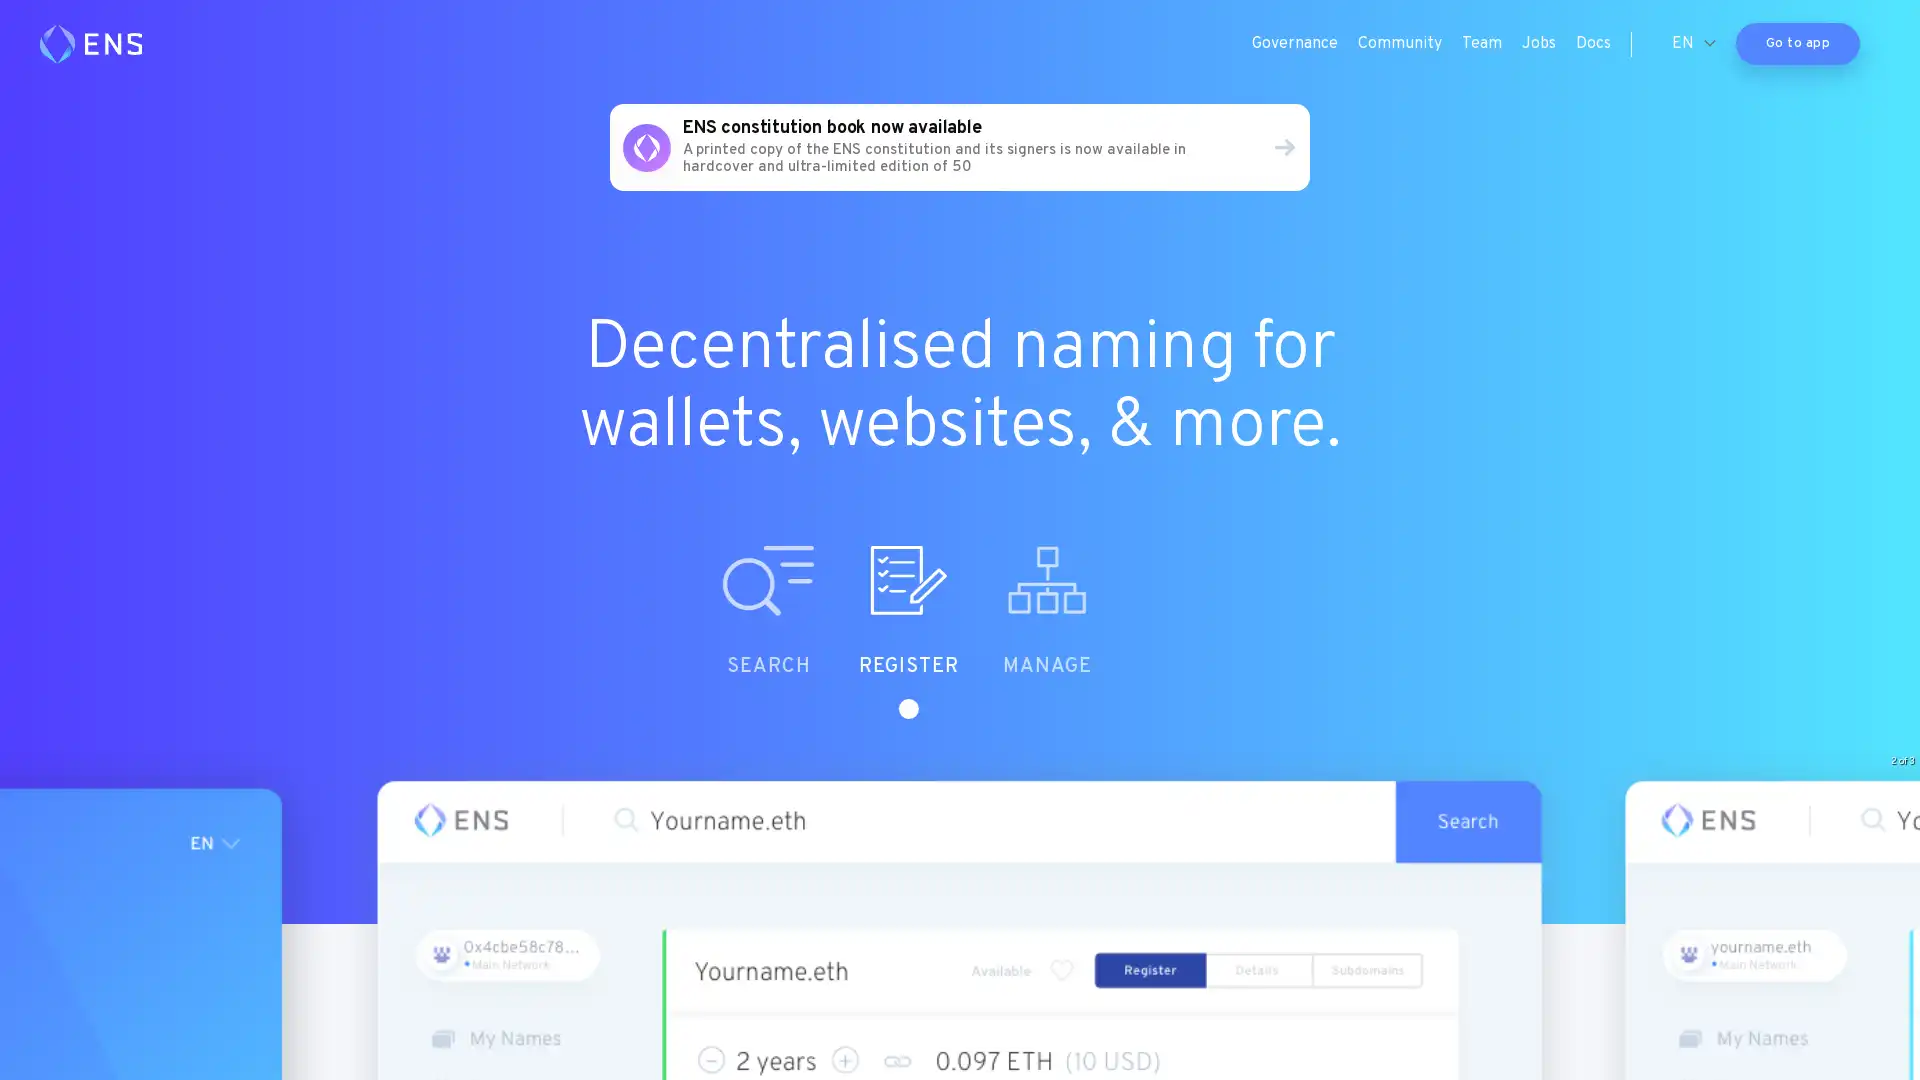 Image resolution: width=1920 pixels, height=1080 pixels. Describe the element at coordinates (1118, 632) in the screenshot. I see `slide item 3` at that location.